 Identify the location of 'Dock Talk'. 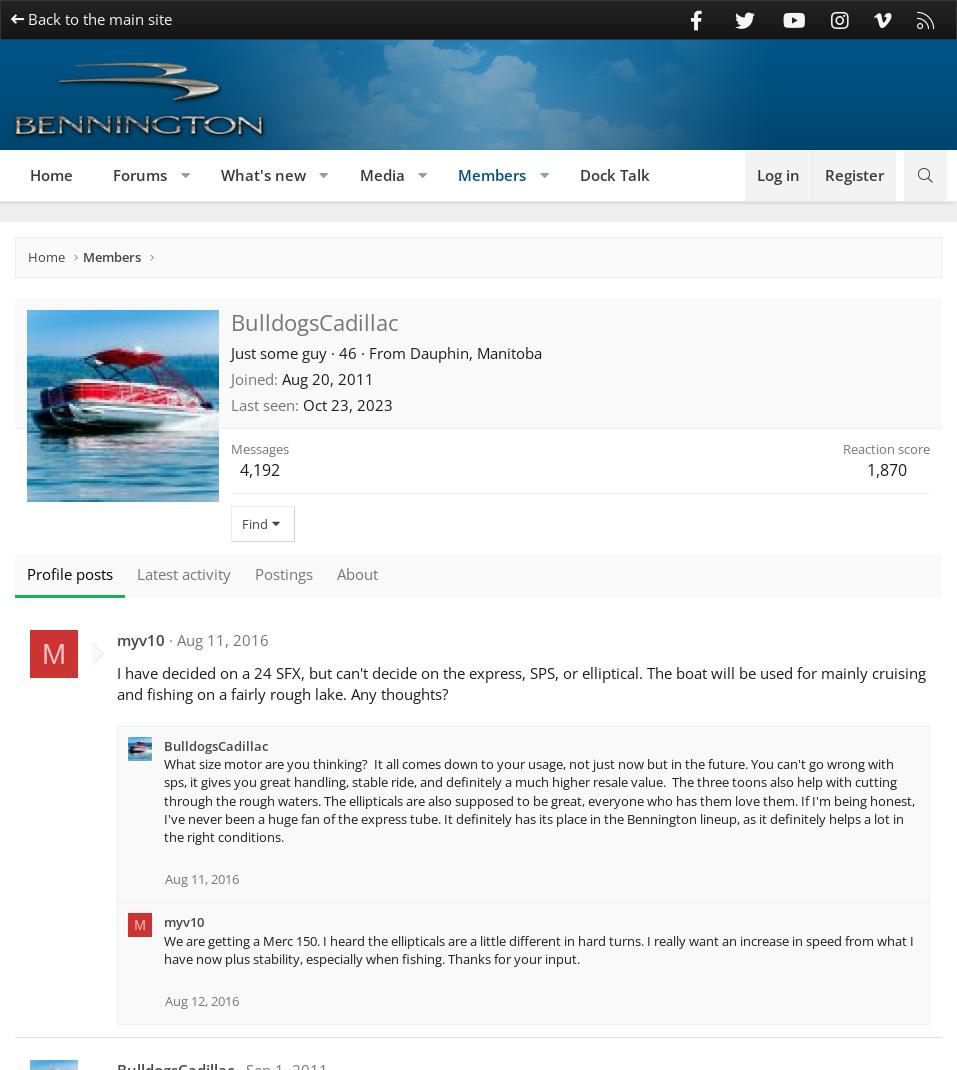
(613, 173).